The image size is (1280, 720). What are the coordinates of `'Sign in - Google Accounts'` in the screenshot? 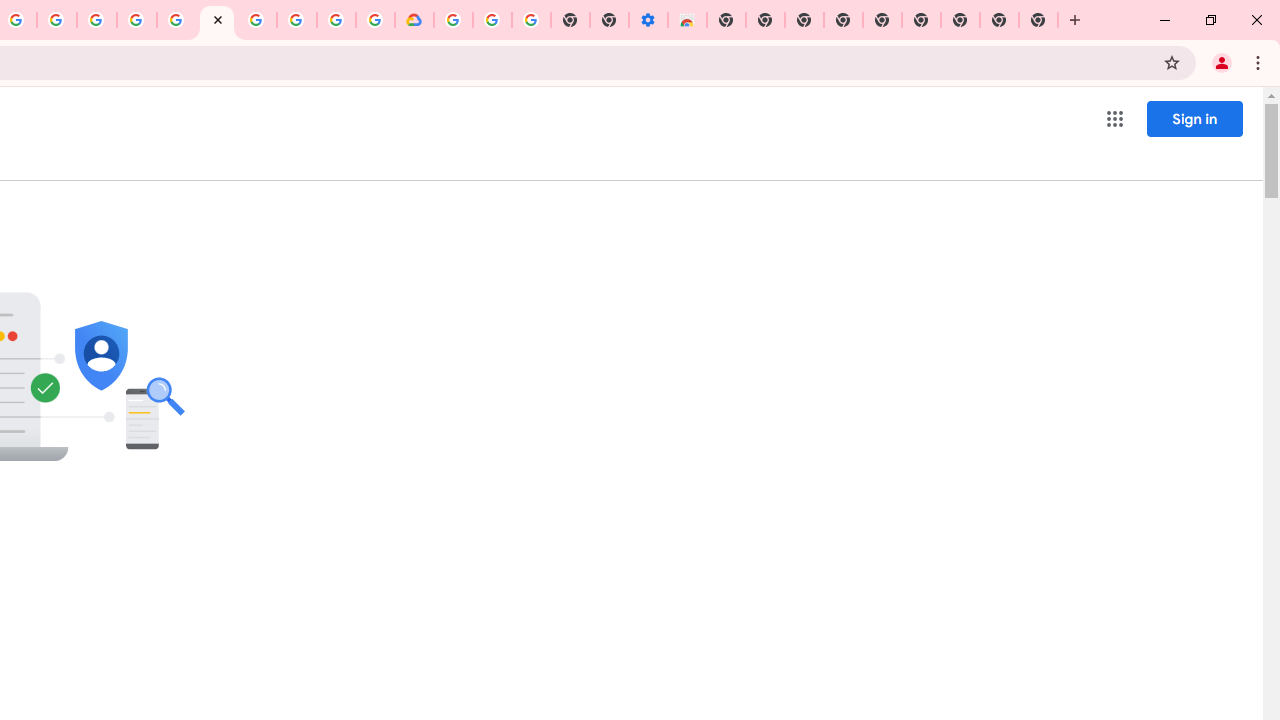 It's located at (177, 20).